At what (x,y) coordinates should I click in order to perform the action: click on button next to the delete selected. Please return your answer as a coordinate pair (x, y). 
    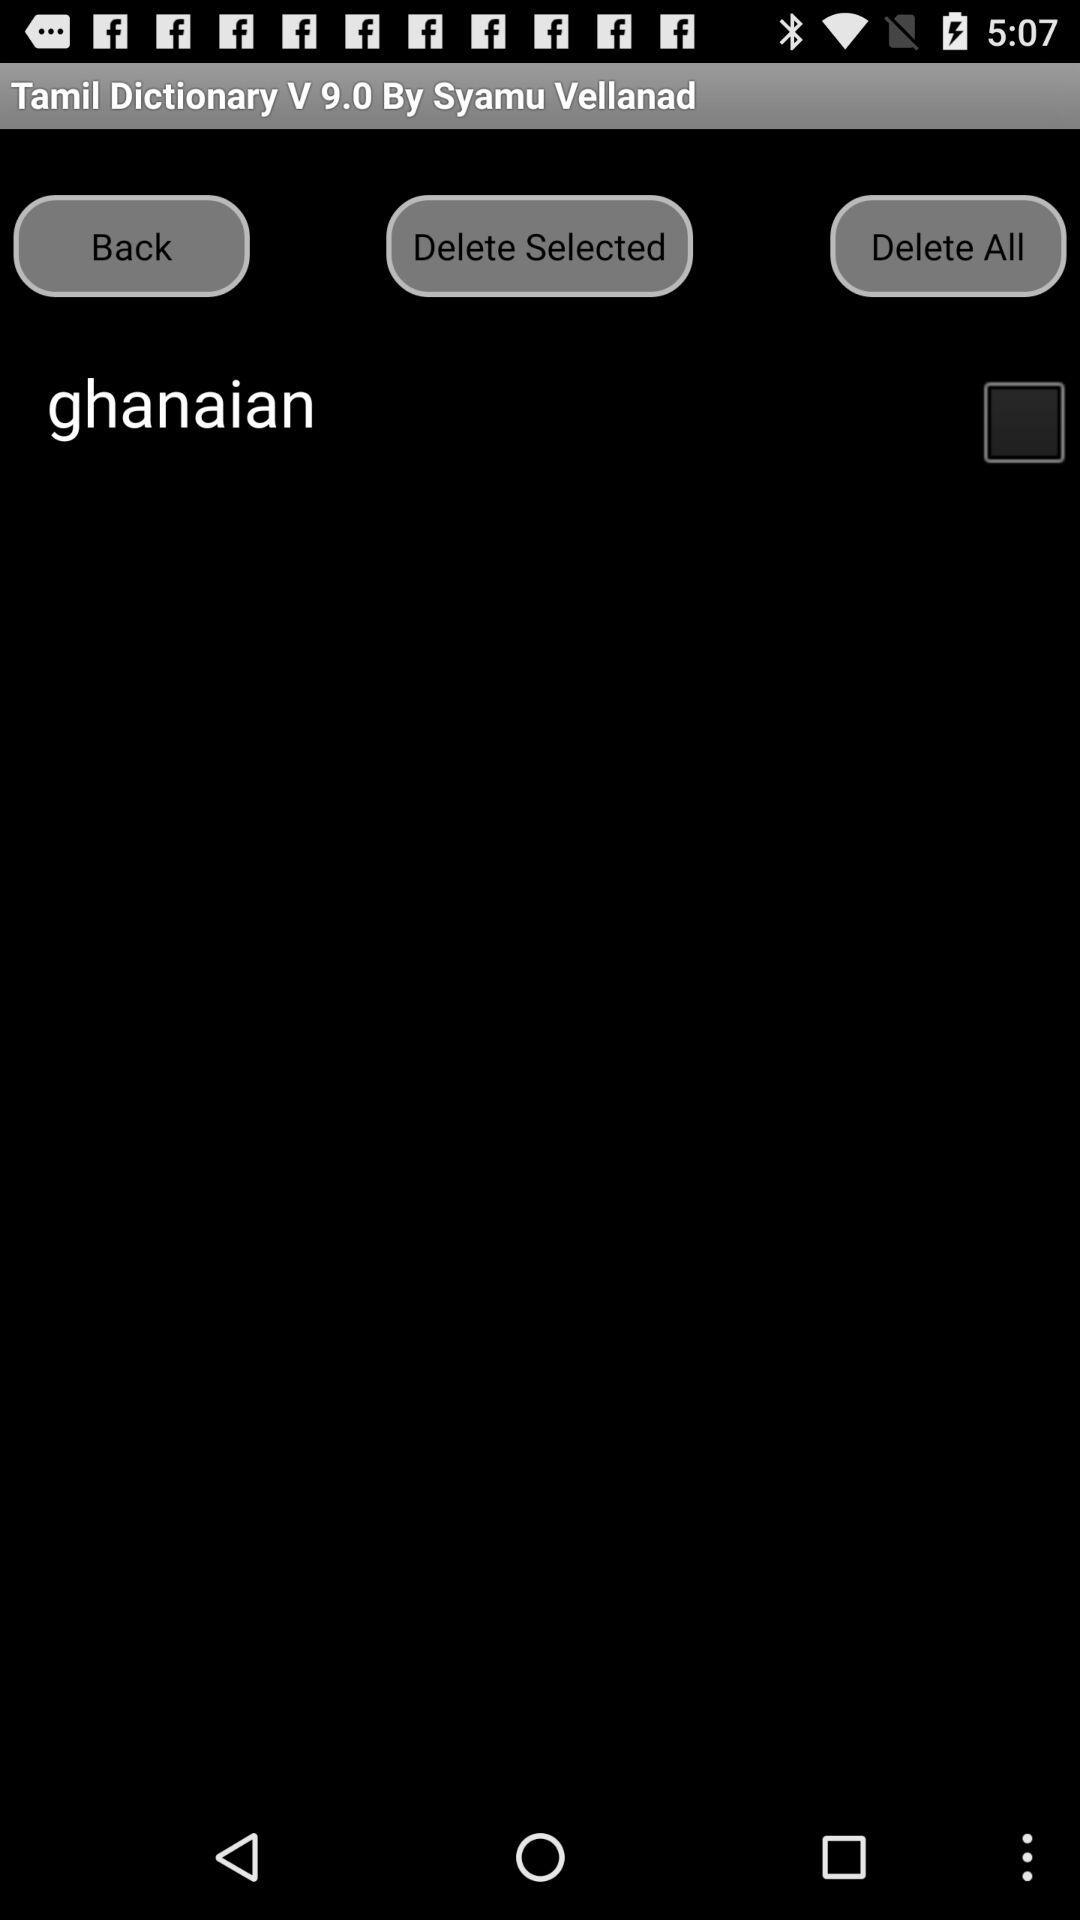
    Looking at the image, I should click on (947, 244).